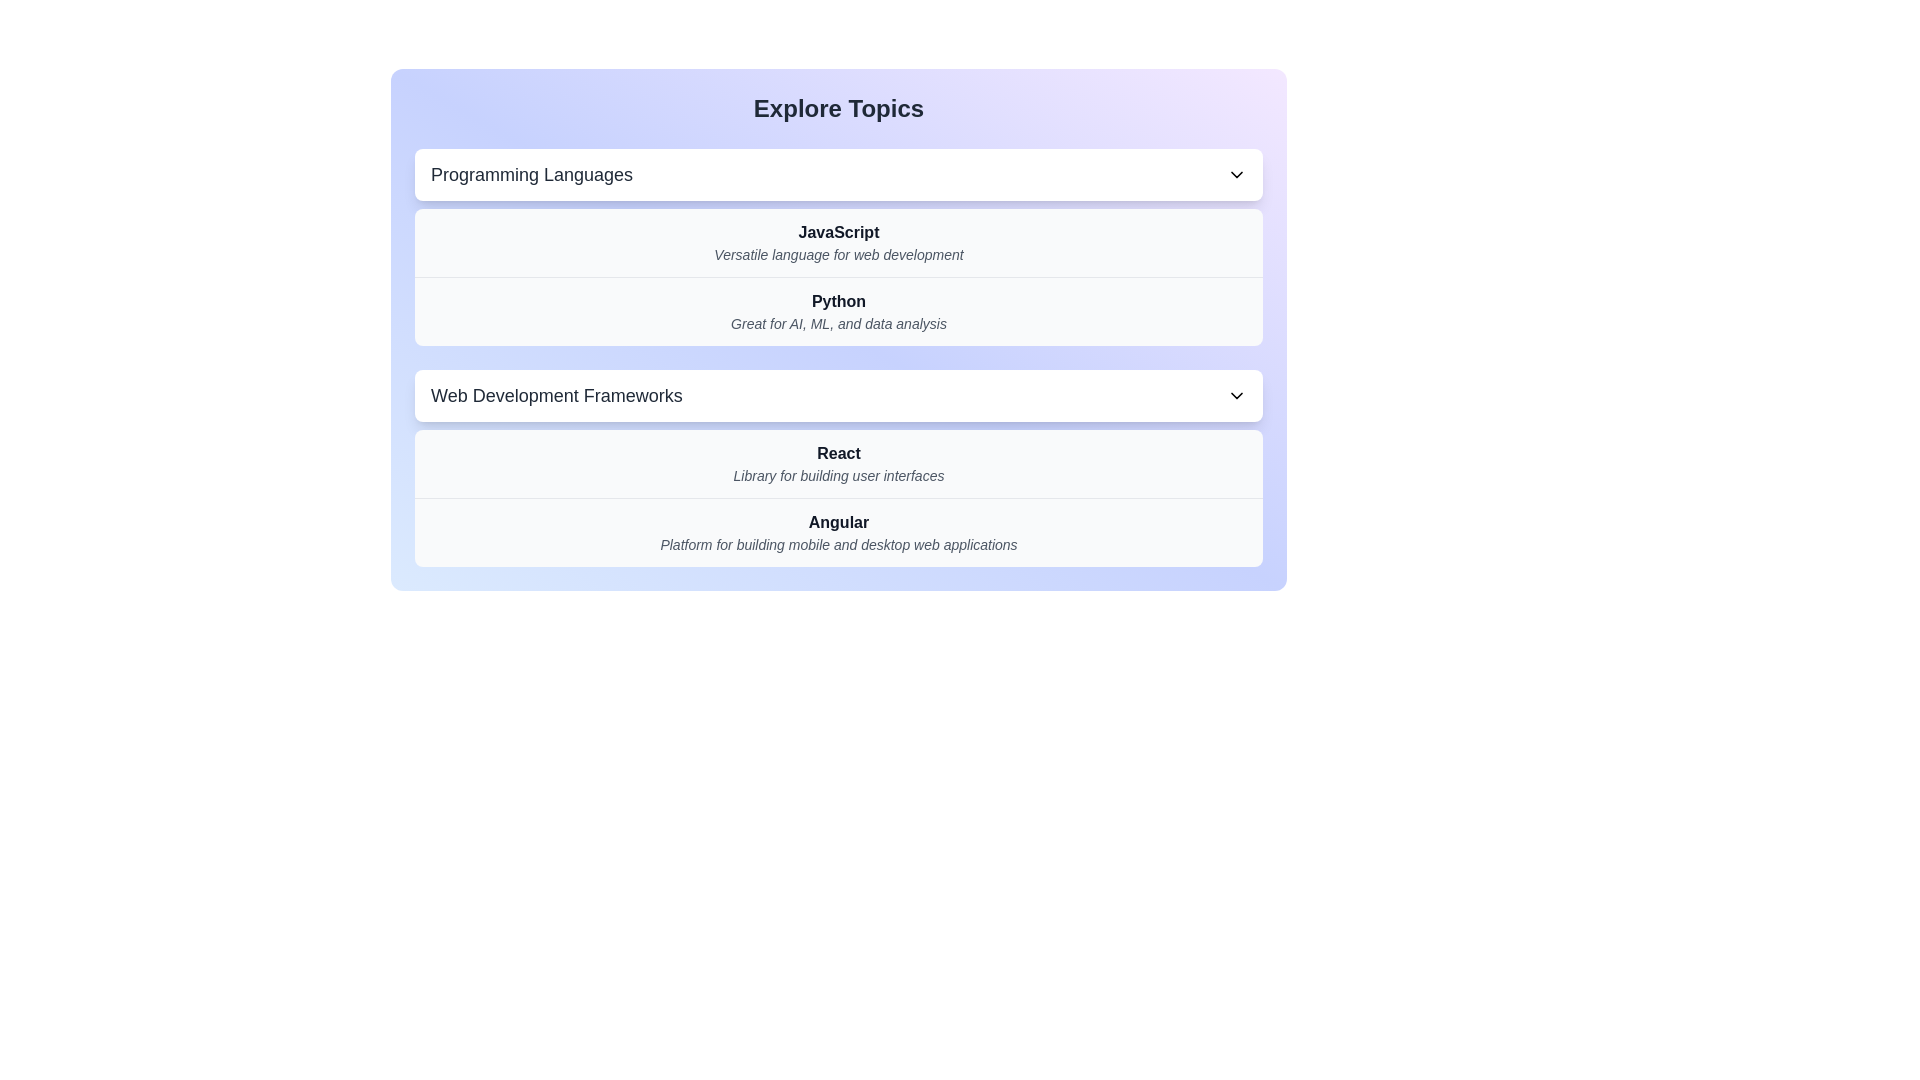  I want to click on the descriptive subtitle text label located in the bottom section of the 'React' card under the 'Web Development Frameworks' category, positioned directly below the title 'React', so click(839, 475).